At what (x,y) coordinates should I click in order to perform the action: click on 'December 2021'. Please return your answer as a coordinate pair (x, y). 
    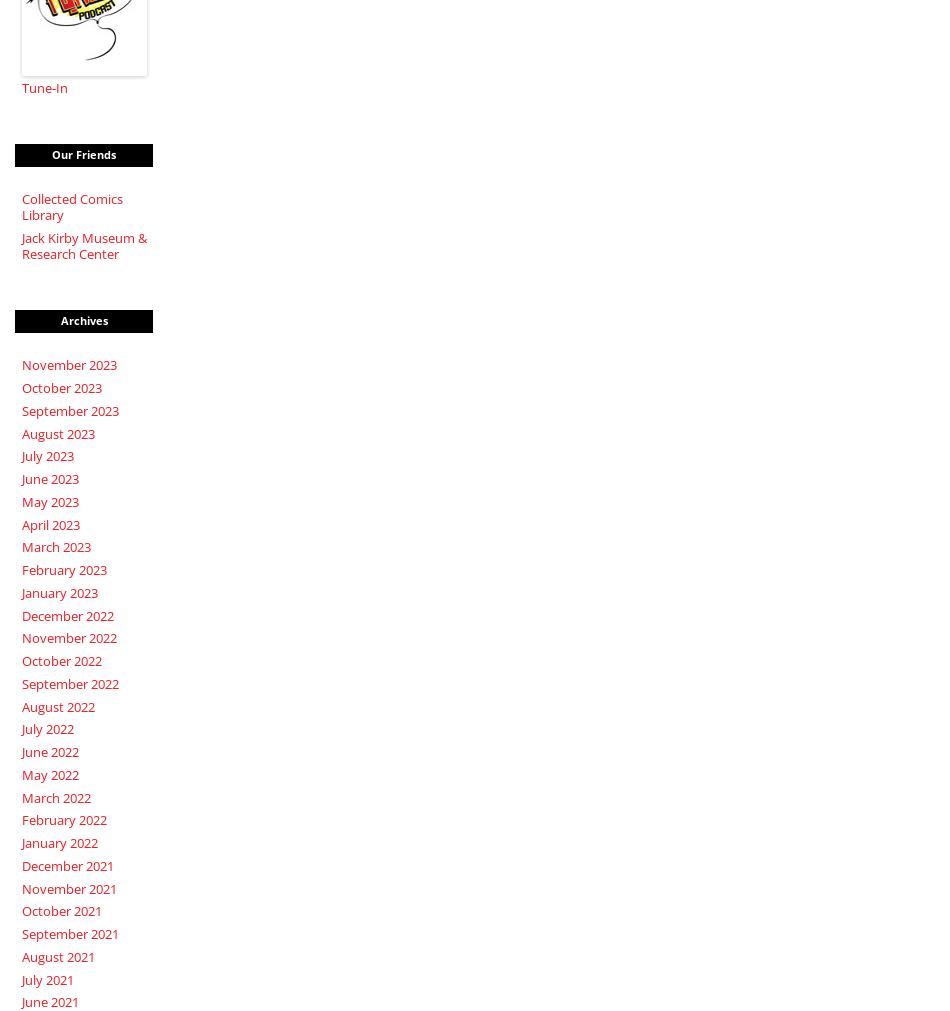
    Looking at the image, I should click on (66, 865).